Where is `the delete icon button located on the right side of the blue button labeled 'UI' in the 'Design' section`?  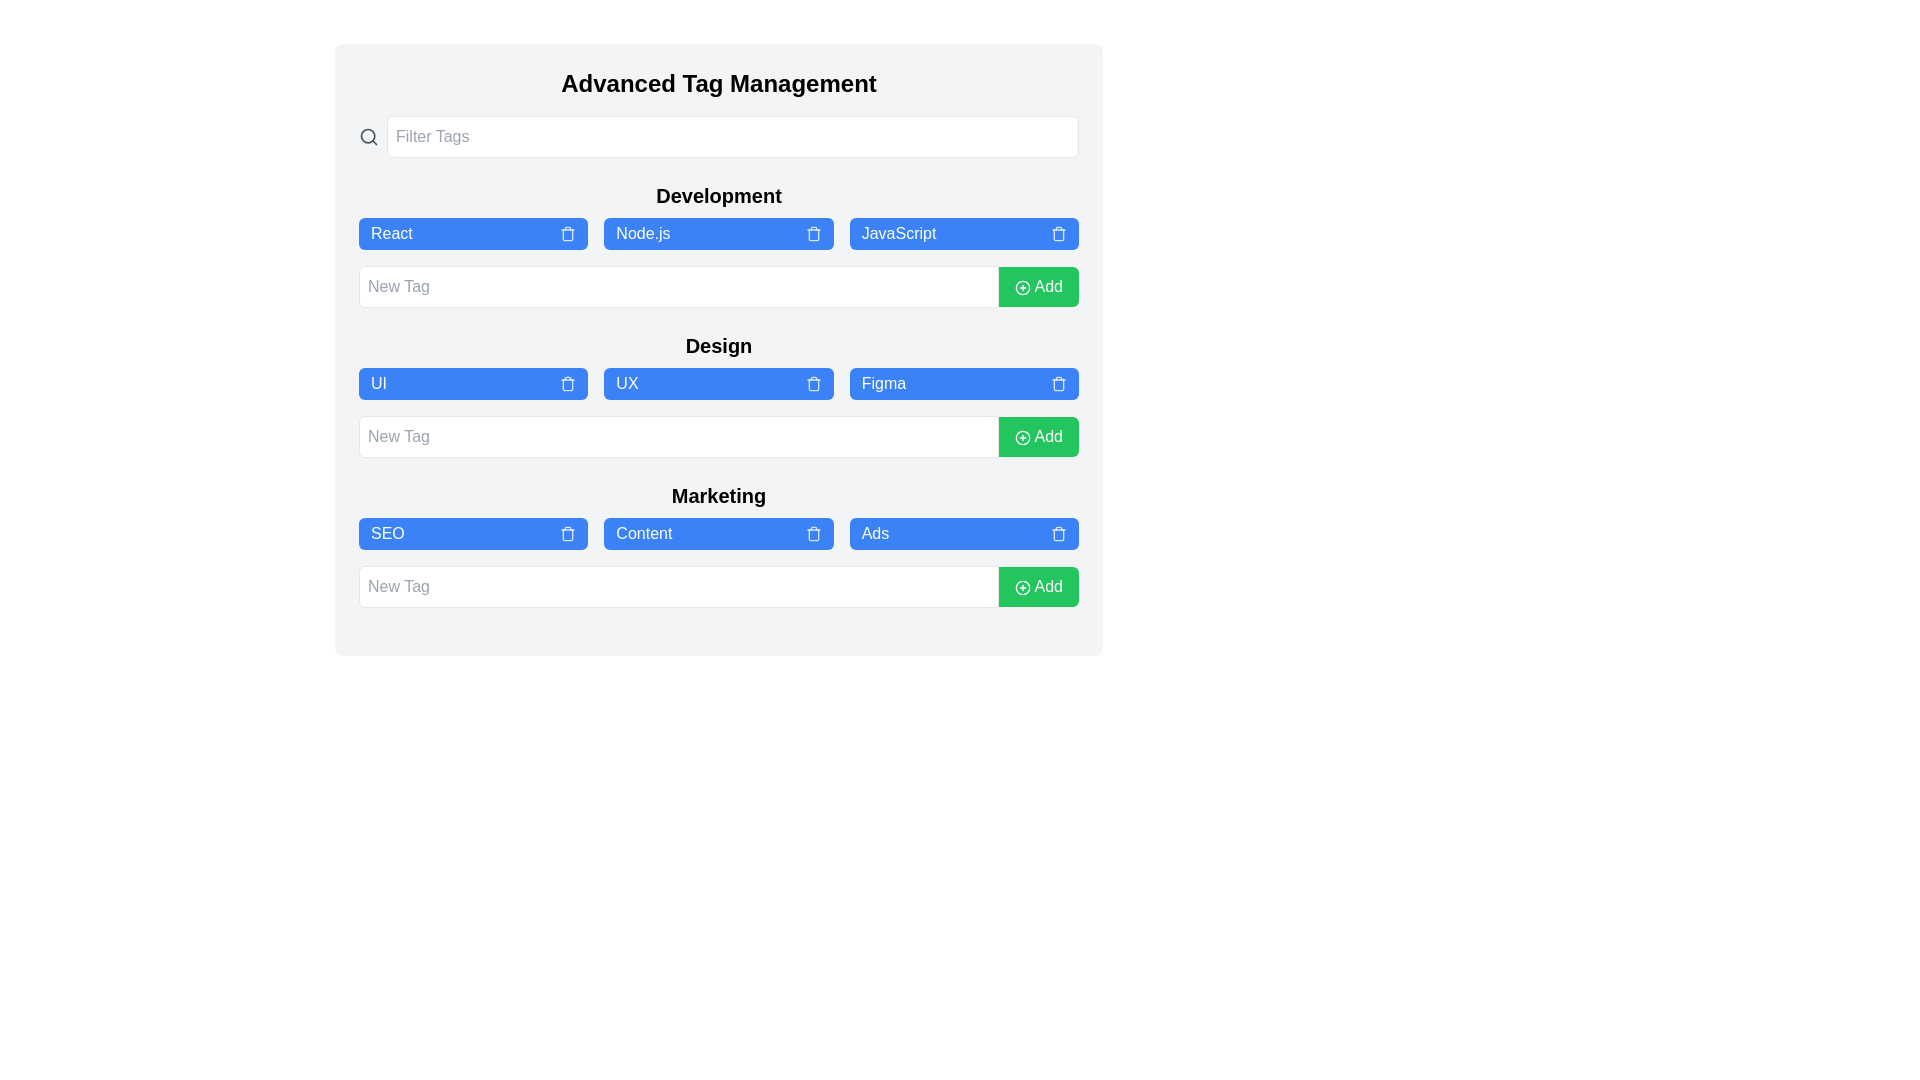
the delete icon button located on the right side of the blue button labeled 'UI' in the 'Design' section is located at coordinates (567, 384).